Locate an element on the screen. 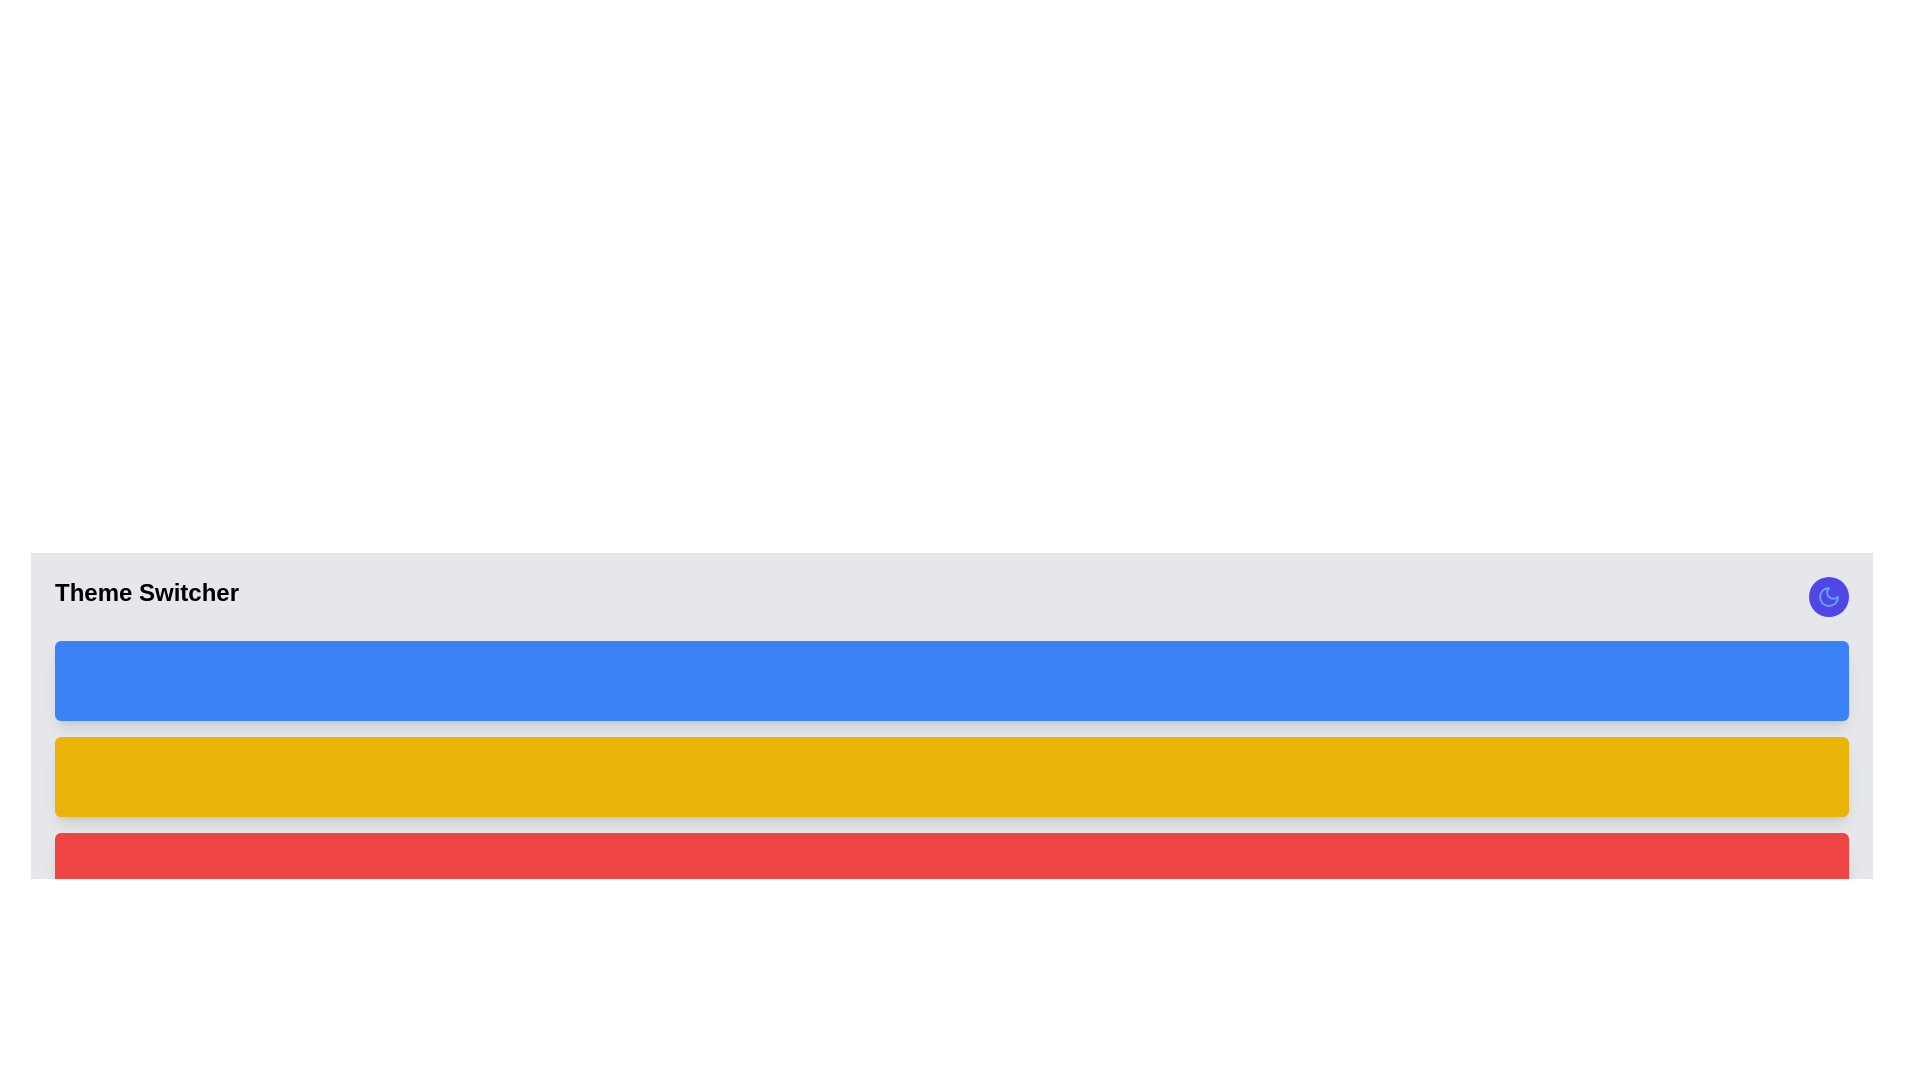 The image size is (1920, 1080). the theme-changing icon located in the top-right corner of the layout is located at coordinates (1828, 596).